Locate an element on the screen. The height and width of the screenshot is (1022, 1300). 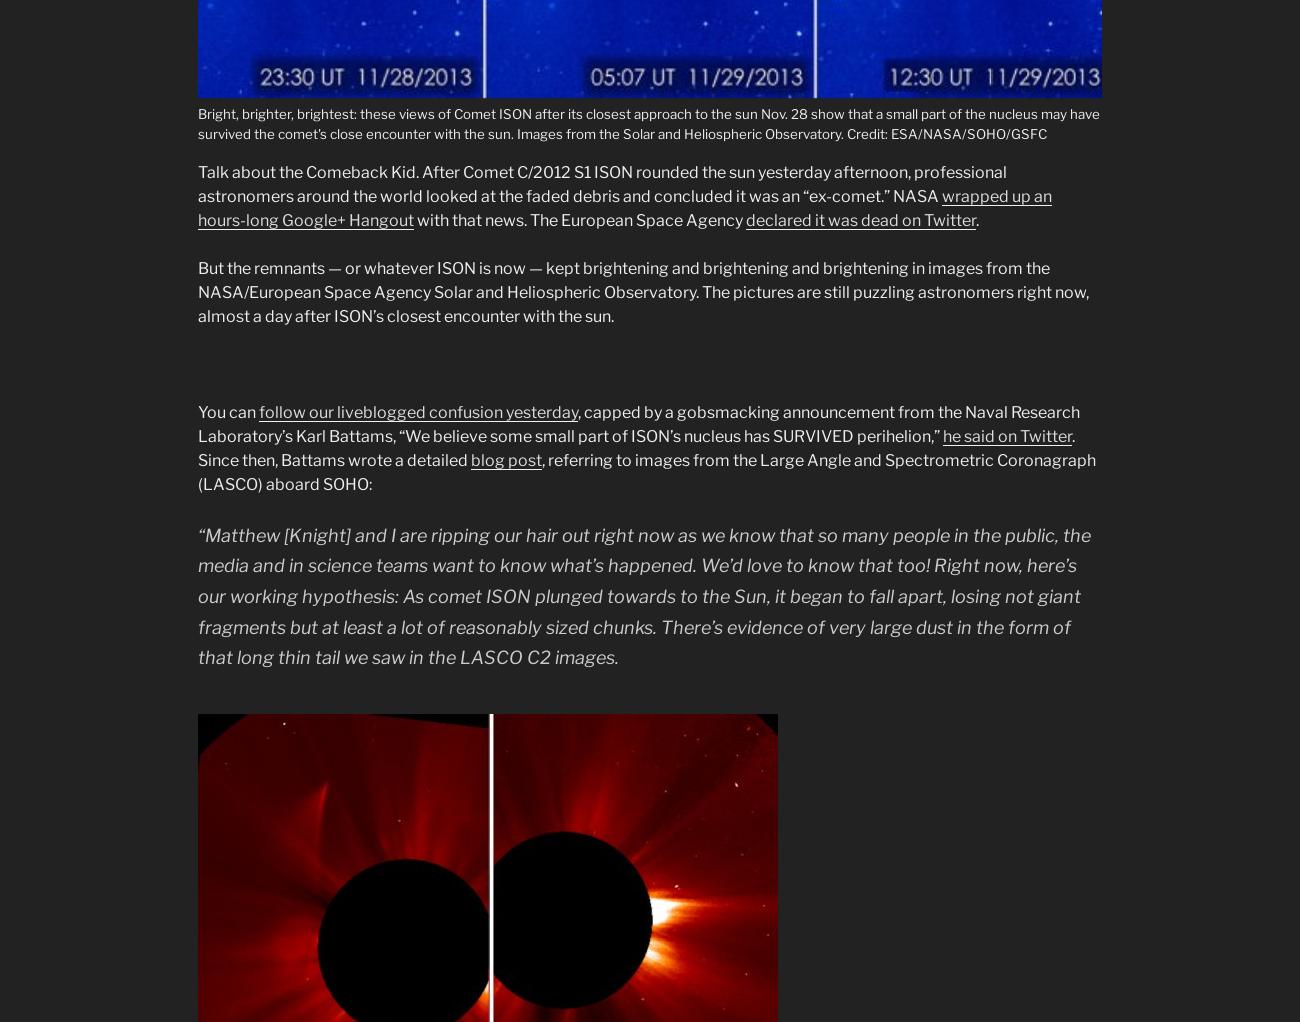
'. Since then, Battams wrote a detailed' is located at coordinates (636, 446).